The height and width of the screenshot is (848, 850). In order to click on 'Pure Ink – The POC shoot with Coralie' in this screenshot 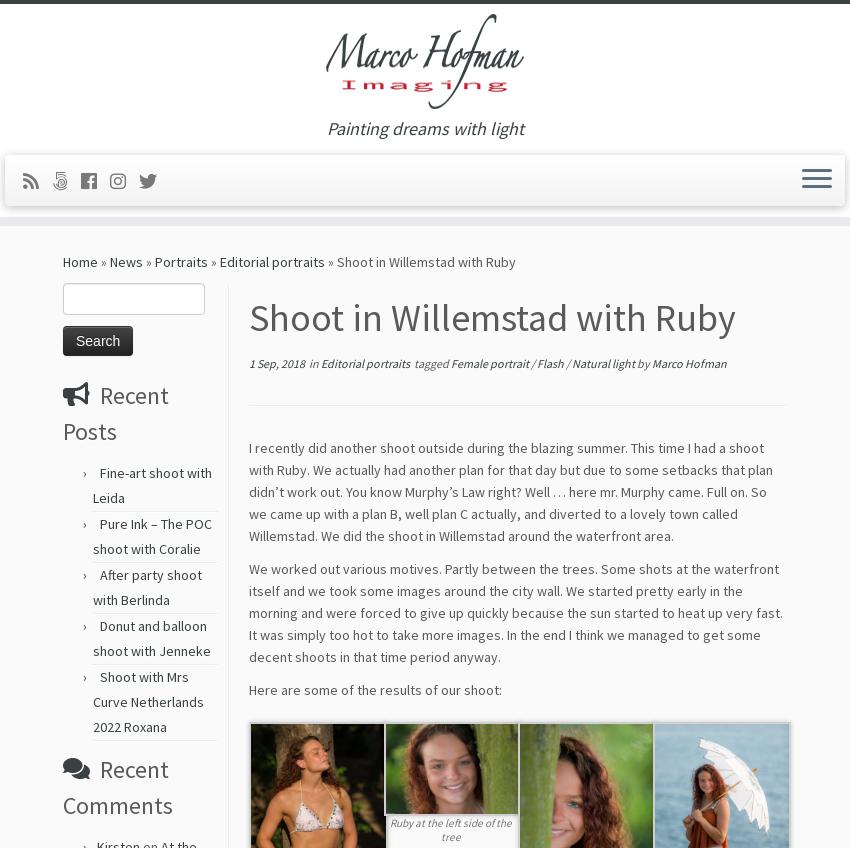, I will do `click(152, 542)`.